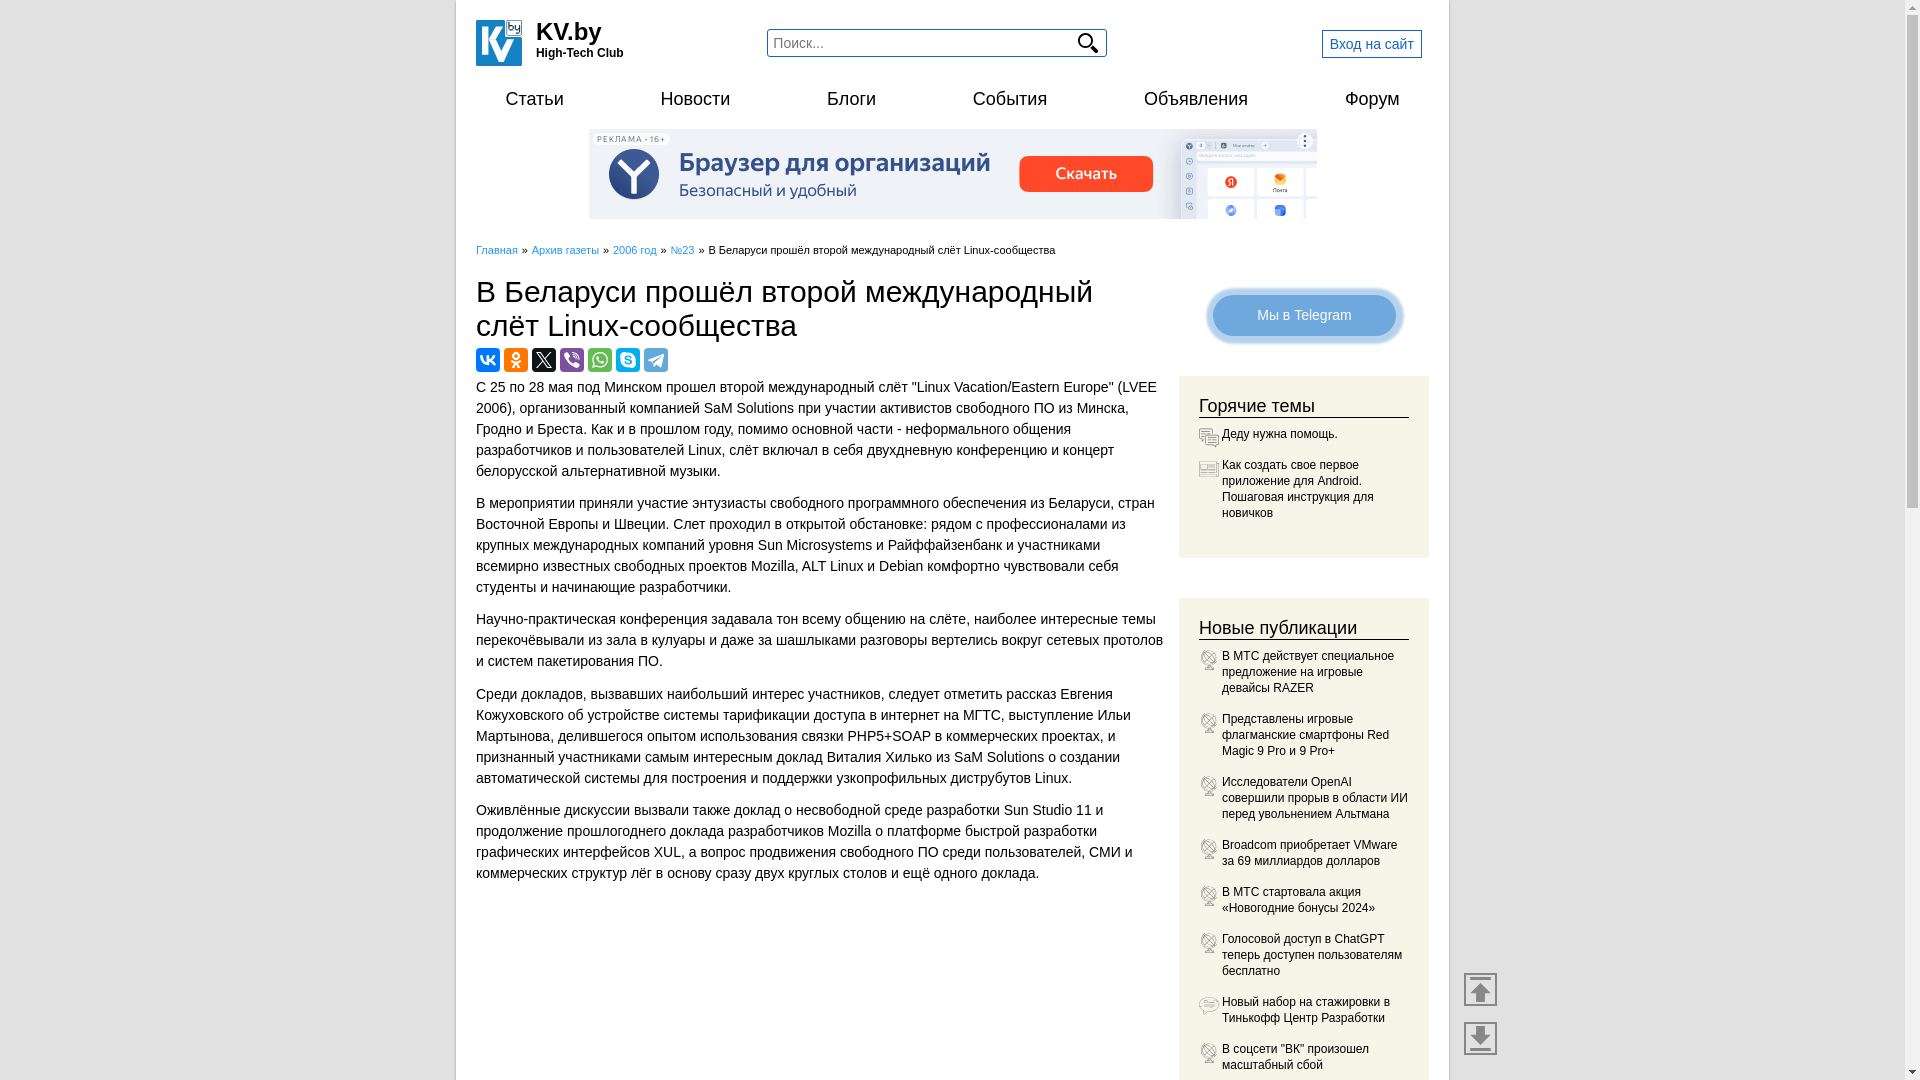 This screenshot has width=1920, height=1080. I want to click on 'Viber', so click(570, 358).